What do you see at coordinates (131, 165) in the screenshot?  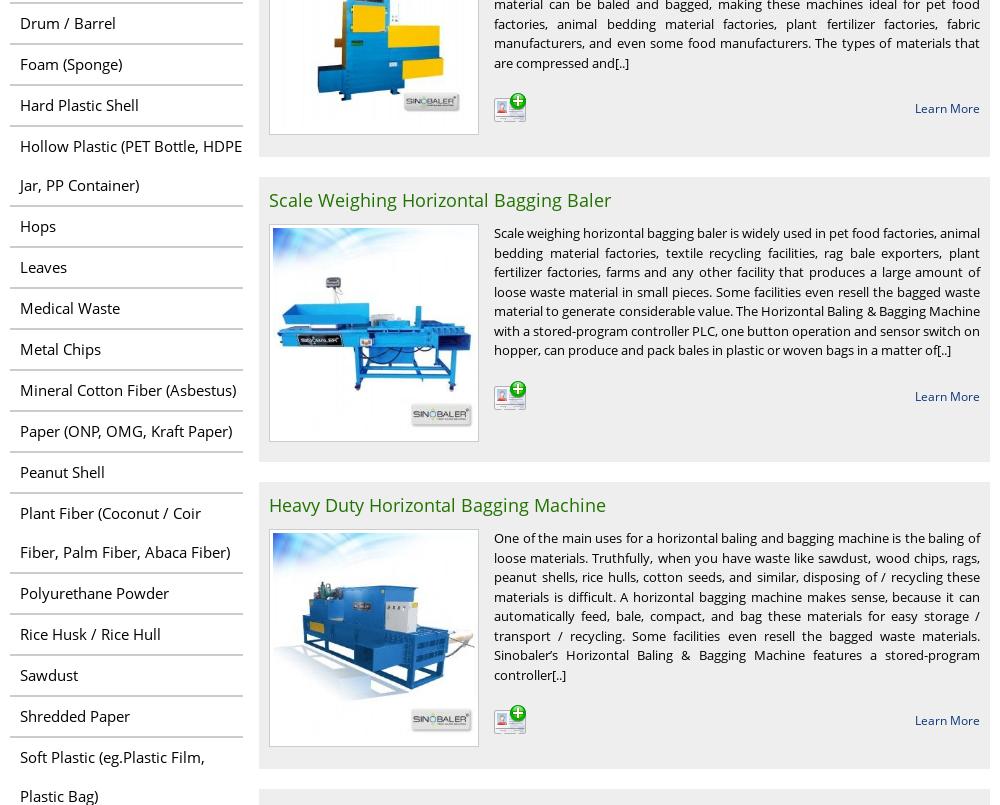 I see `'Hollow Plastic (PET Bottle, HDPE Jar, PP Container)'` at bounding box center [131, 165].